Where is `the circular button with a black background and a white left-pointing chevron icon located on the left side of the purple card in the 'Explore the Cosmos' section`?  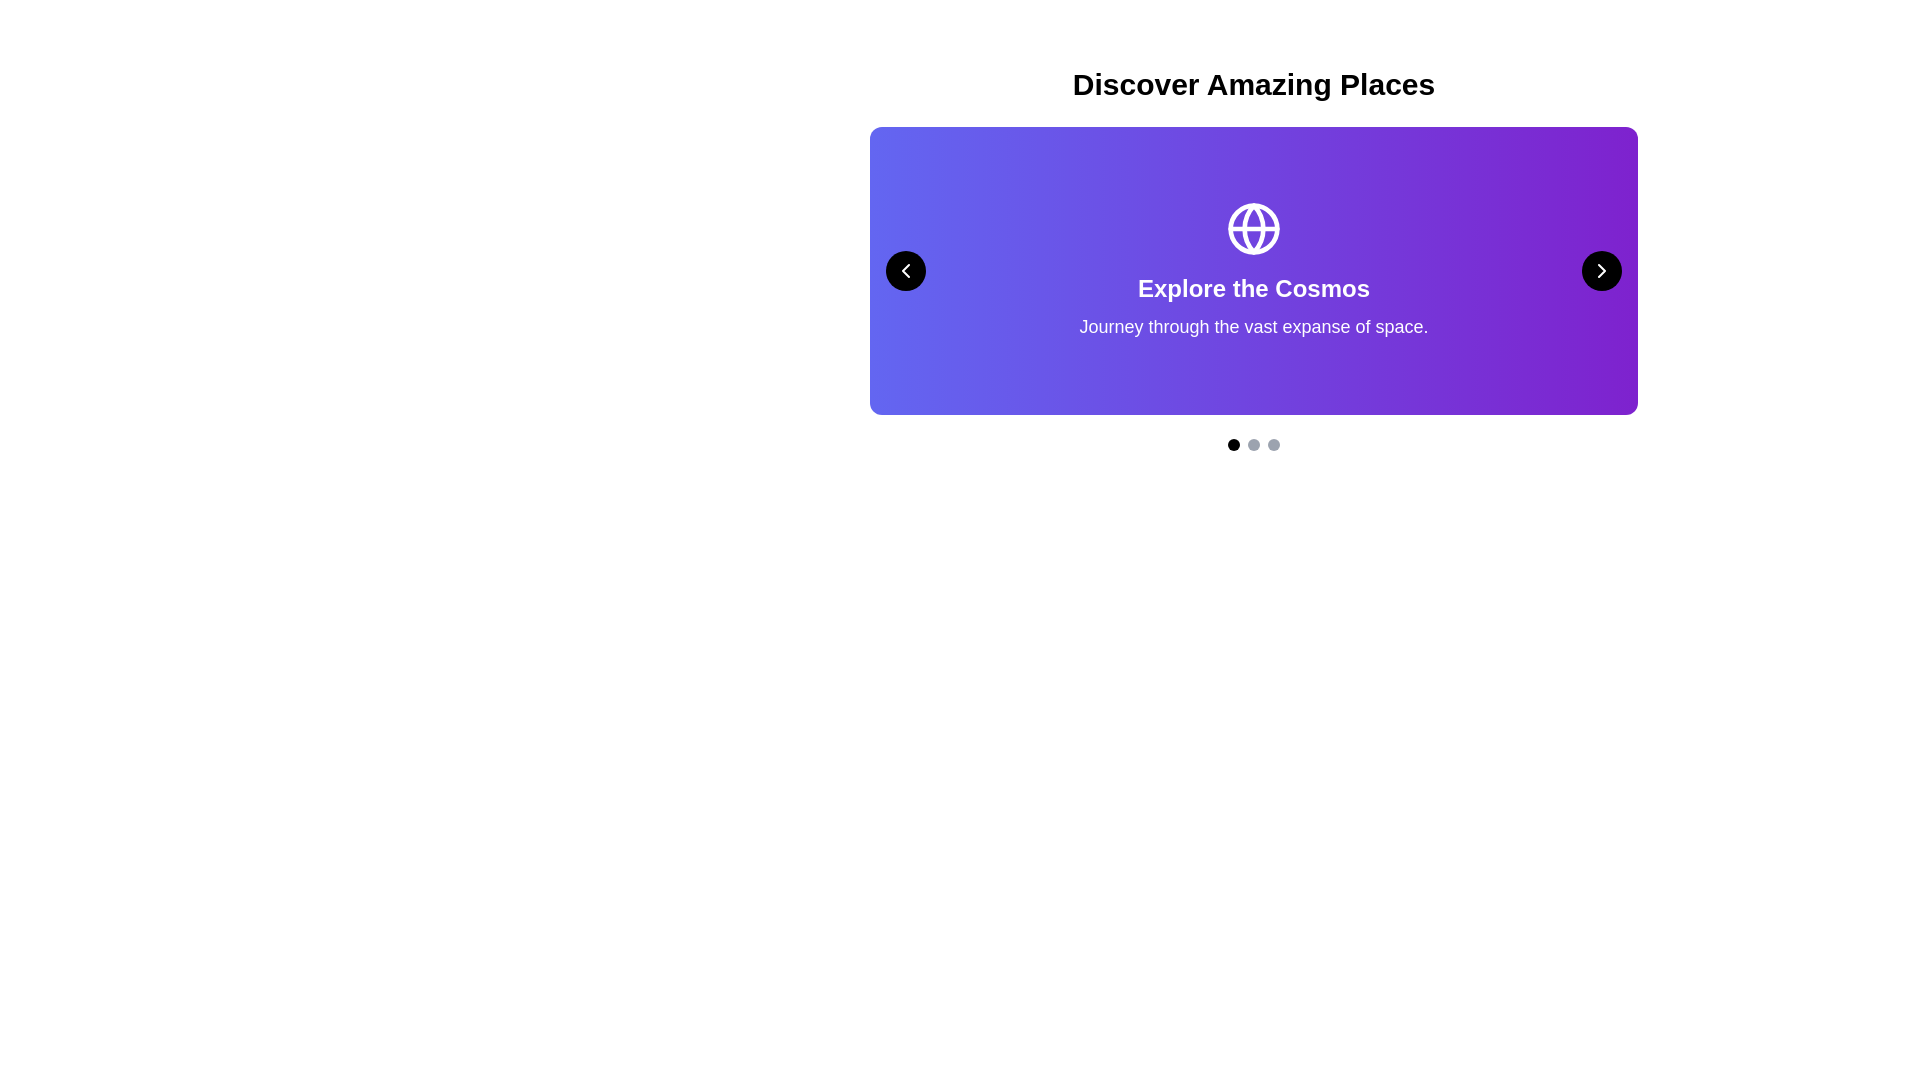 the circular button with a black background and a white left-pointing chevron icon located on the left side of the purple card in the 'Explore the Cosmos' section is located at coordinates (905, 270).